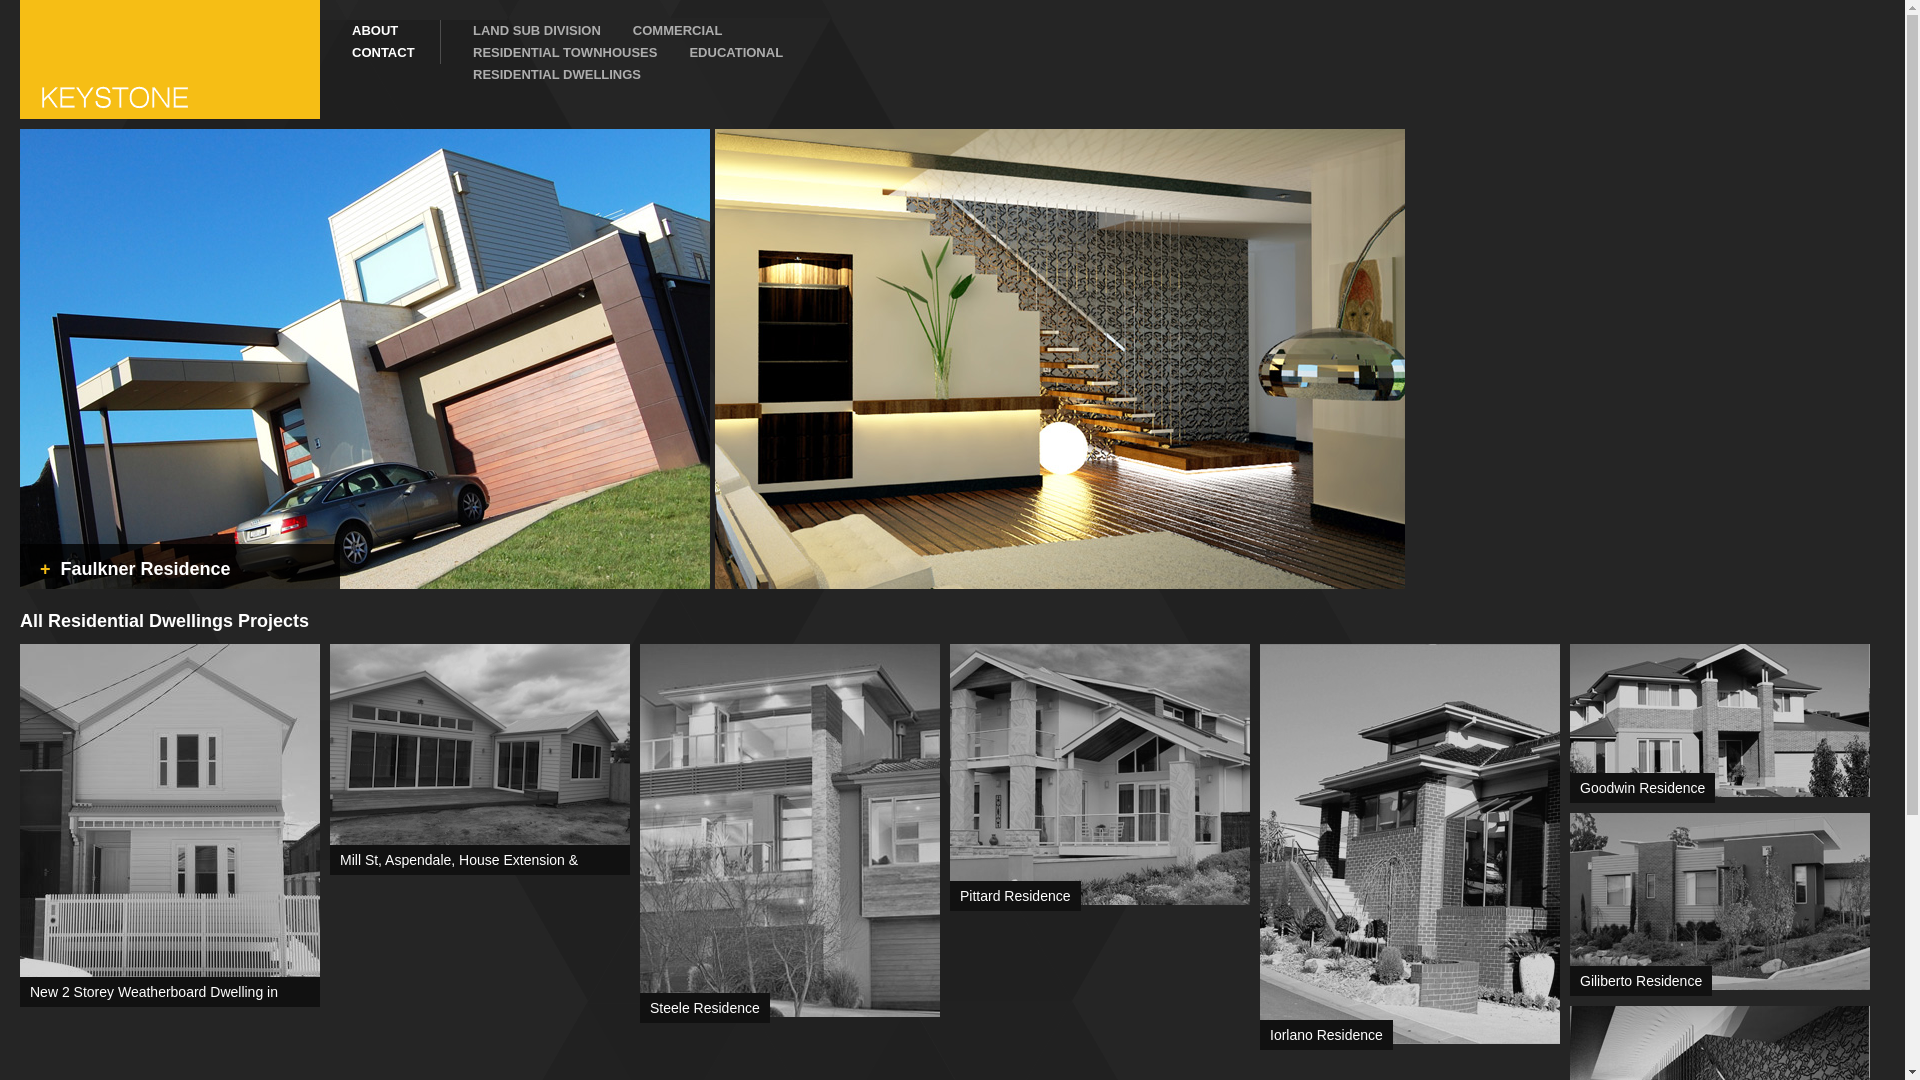  Describe the element at coordinates (541, 73) in the screenshot. I see `'RESIDENTIAL DWELLINGS'` at that location.